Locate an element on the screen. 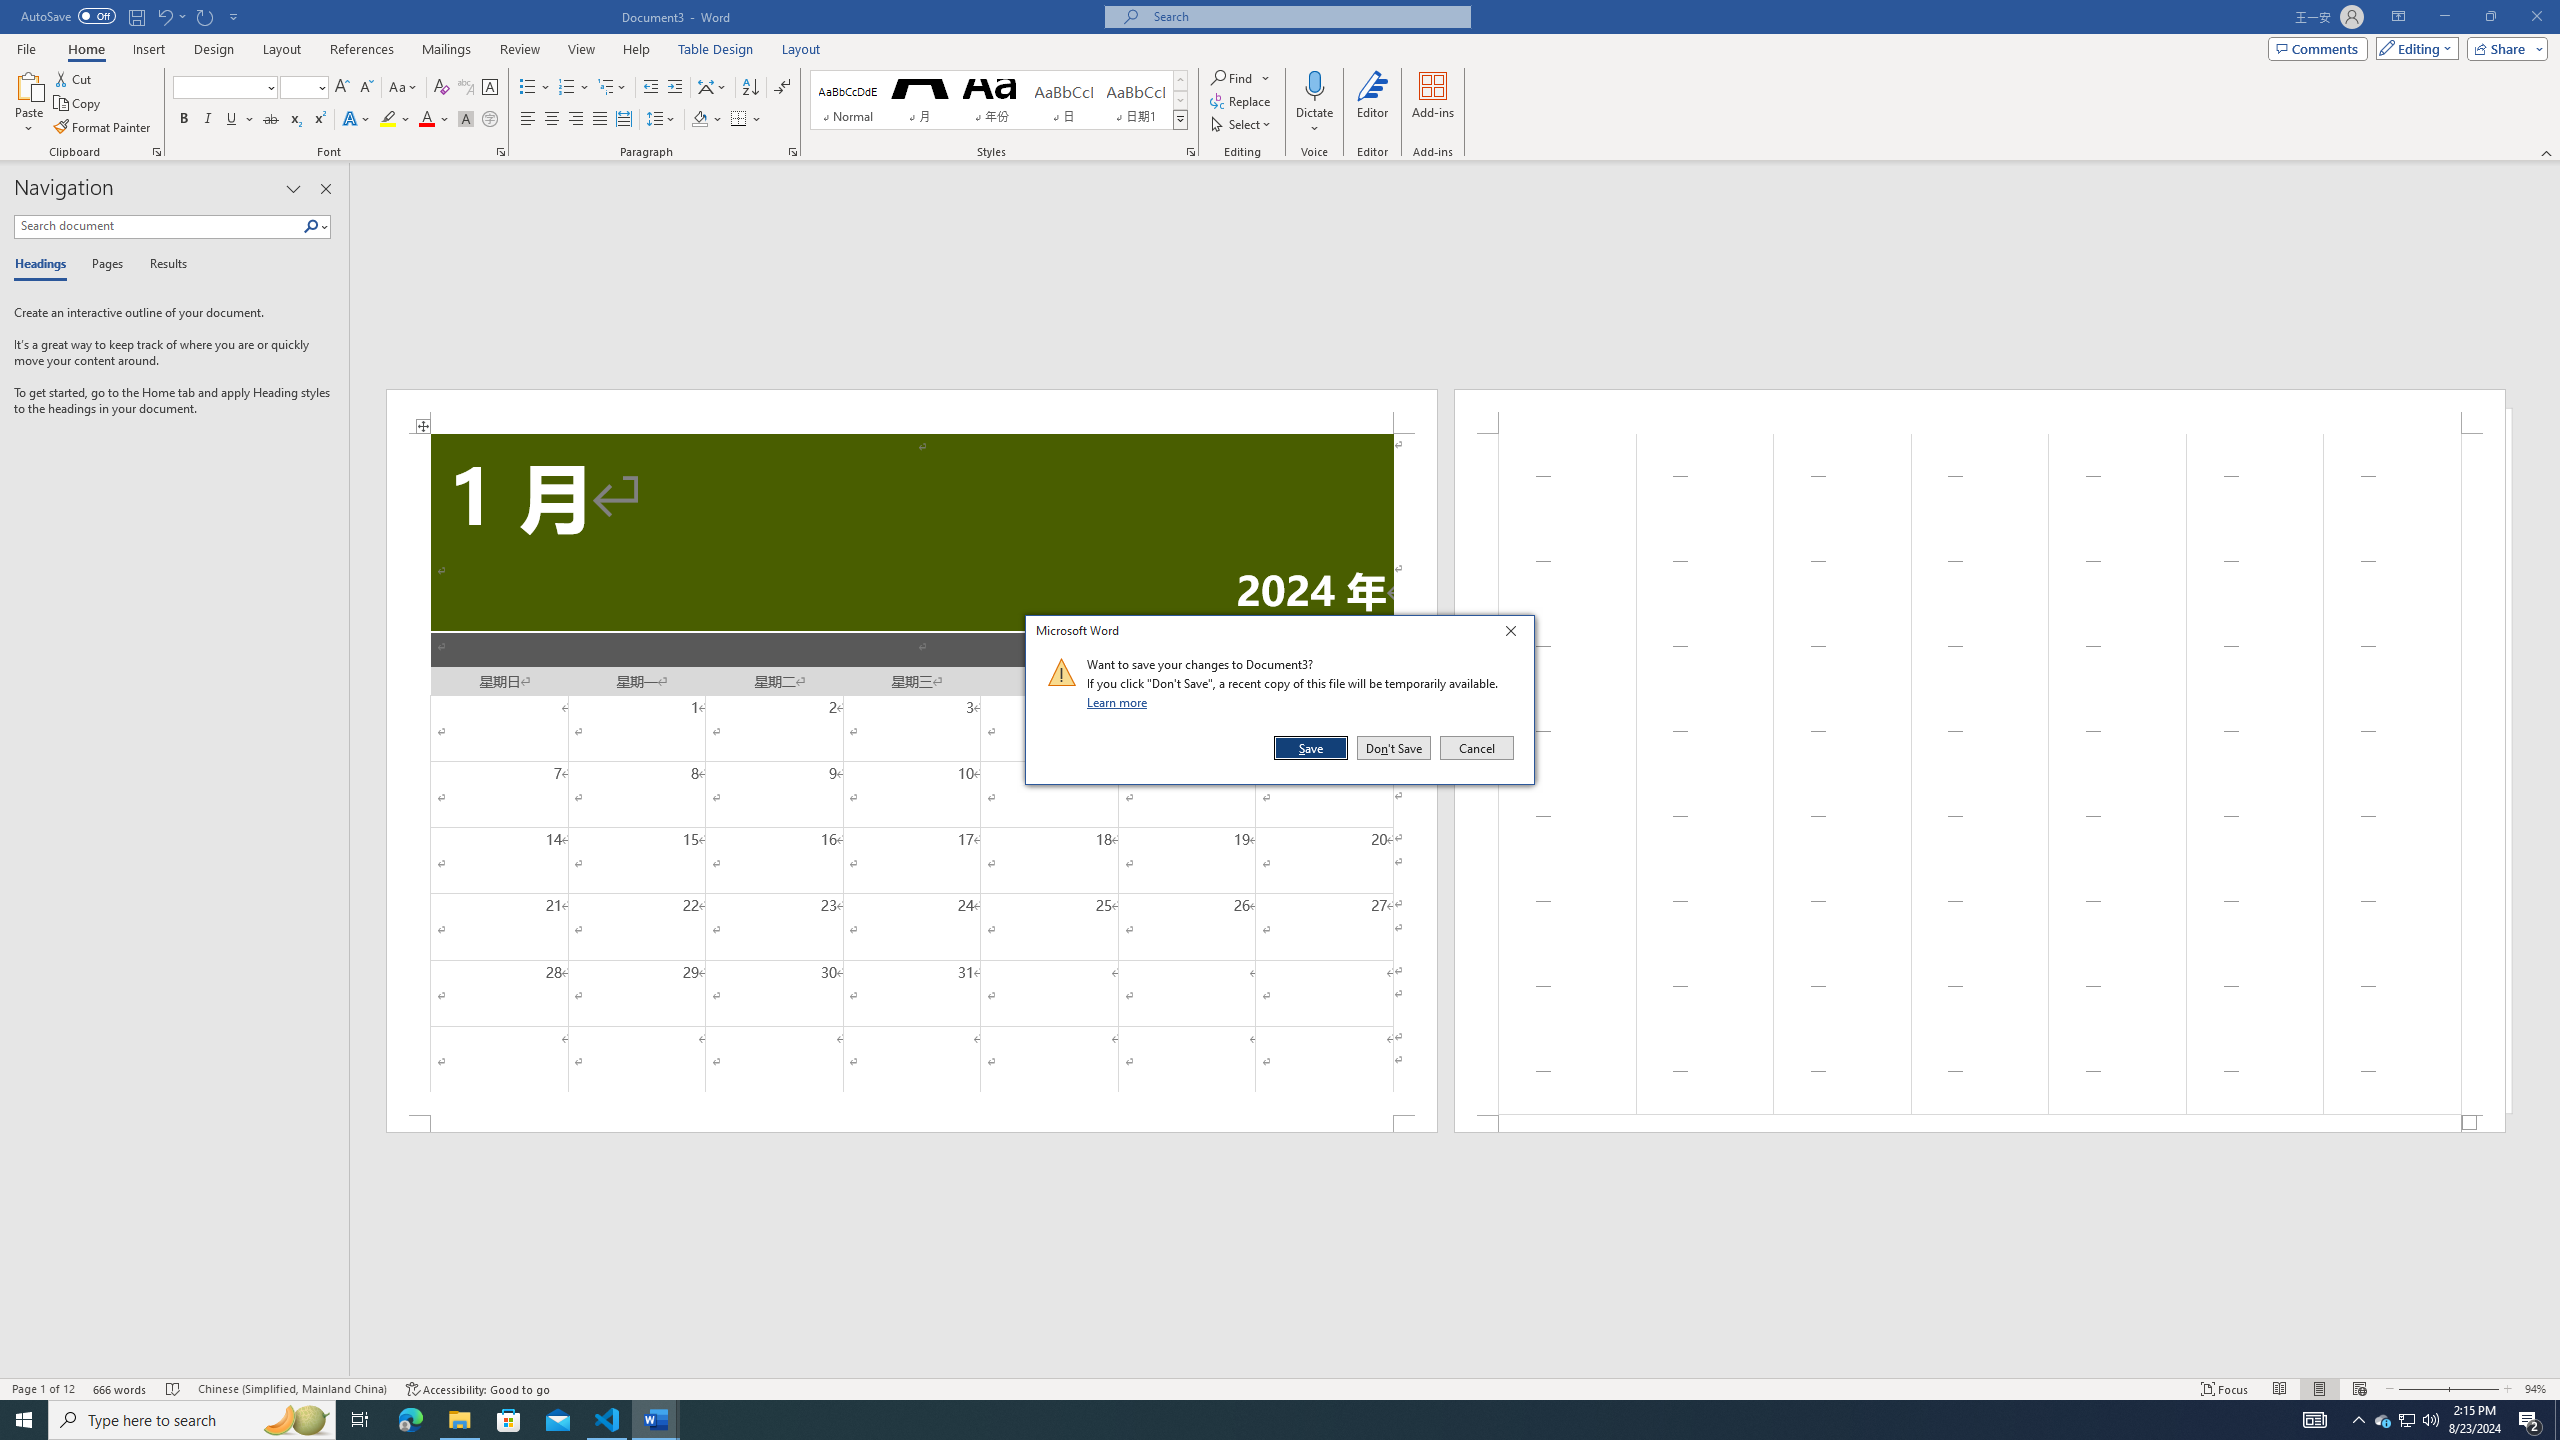 The height and width of the screenshot is (1440, 2560). 'Change Case' is located at coordinates (403, 87).